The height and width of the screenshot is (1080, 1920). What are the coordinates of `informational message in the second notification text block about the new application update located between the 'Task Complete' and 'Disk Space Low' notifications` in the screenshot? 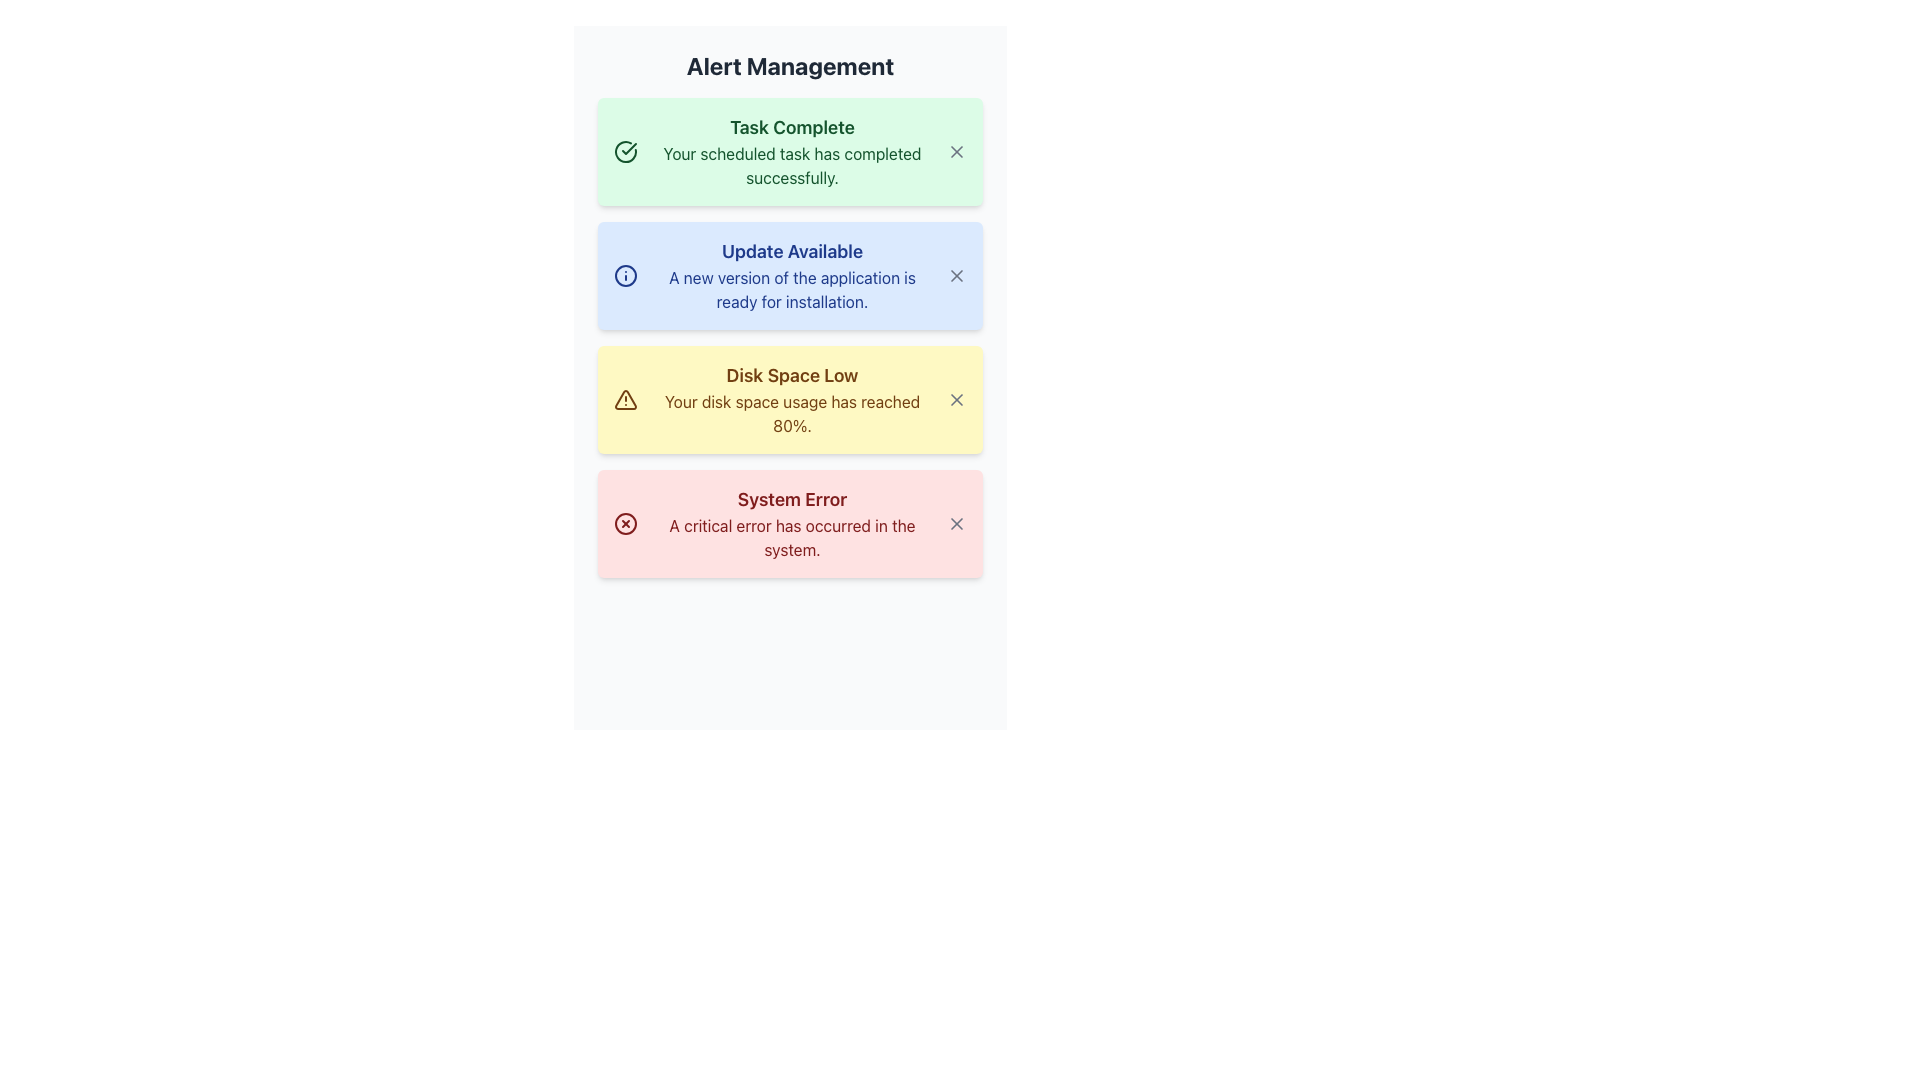 It's located at (791, 276).